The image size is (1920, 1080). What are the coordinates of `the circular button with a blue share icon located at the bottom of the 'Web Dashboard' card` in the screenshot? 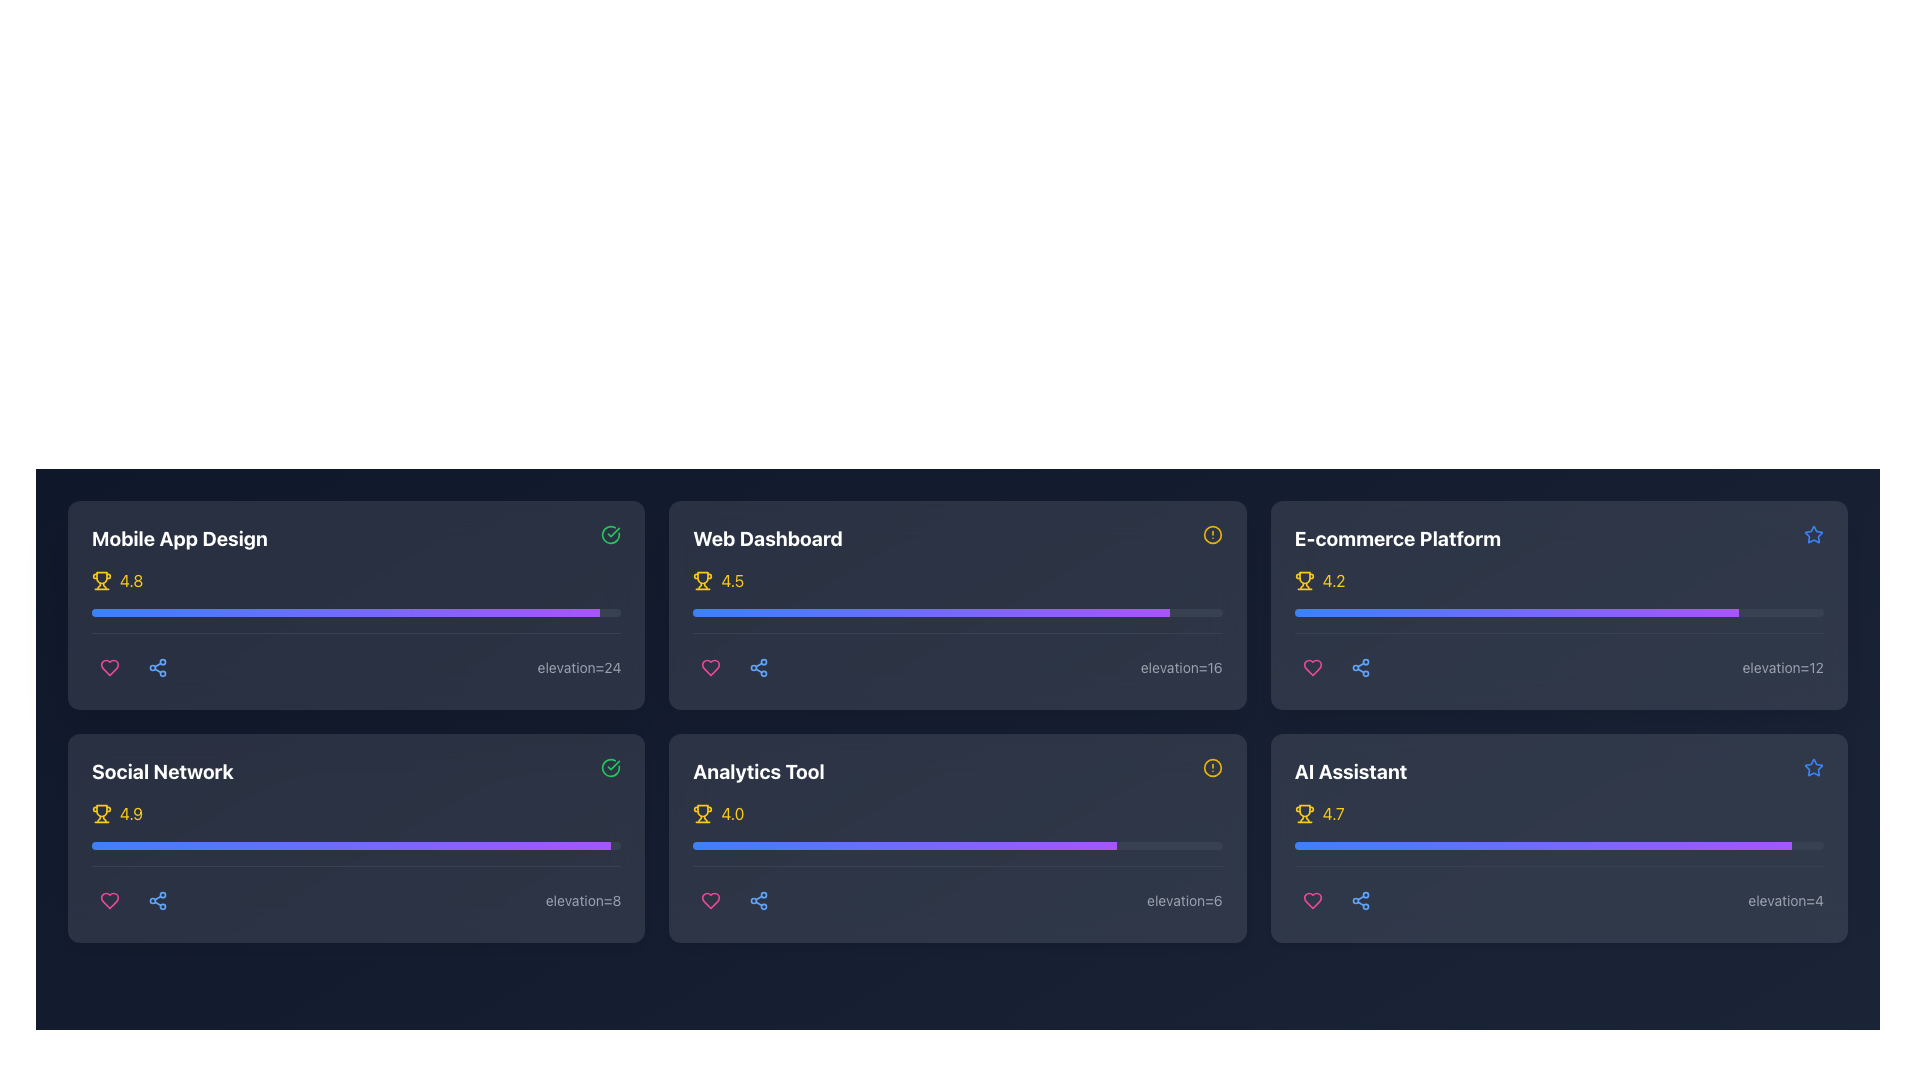 It's located at (758, 667).